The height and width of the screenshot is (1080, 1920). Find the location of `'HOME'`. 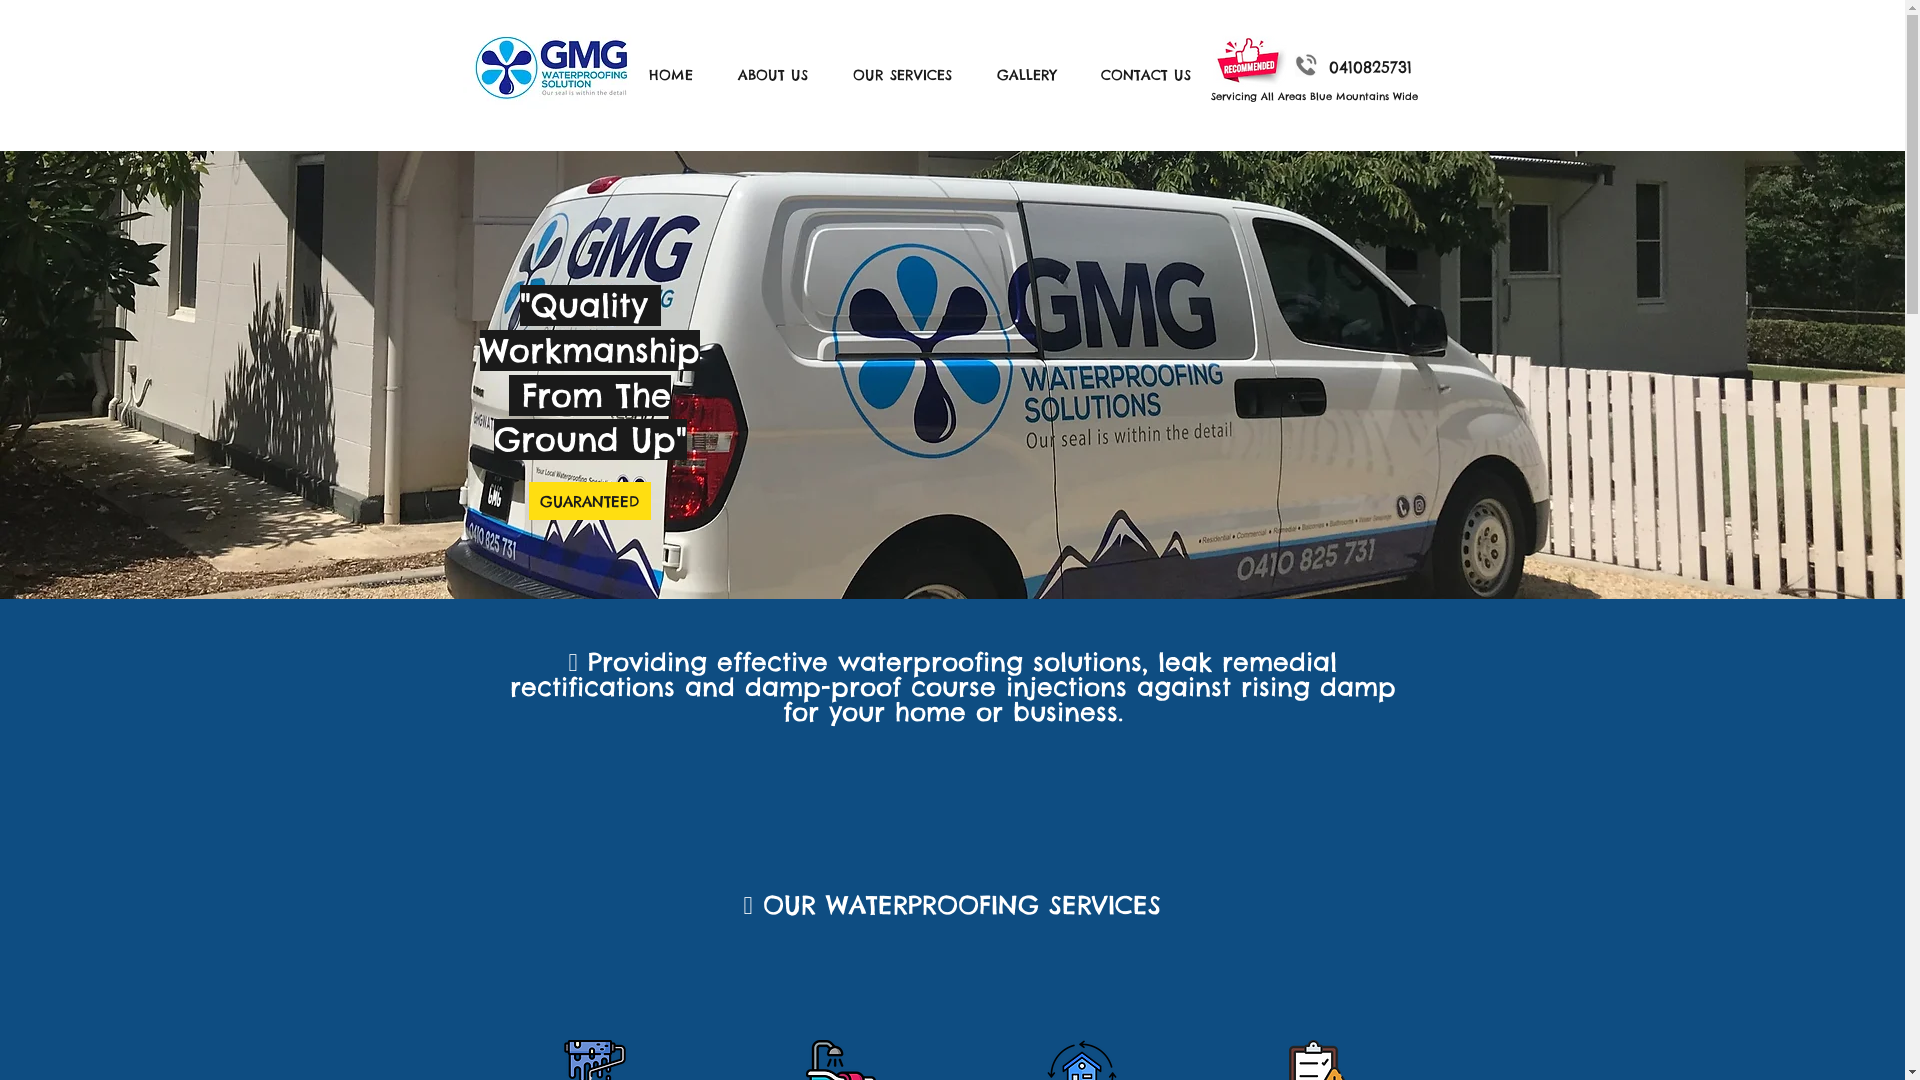

'HOME' is located at coordinates (632, 73).